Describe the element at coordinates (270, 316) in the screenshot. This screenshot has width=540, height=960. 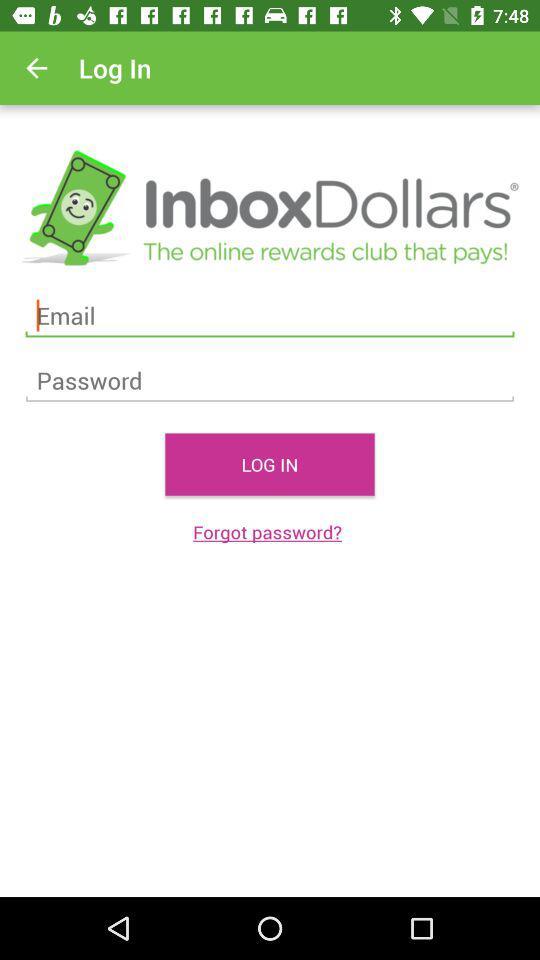
I see `email` at that location.